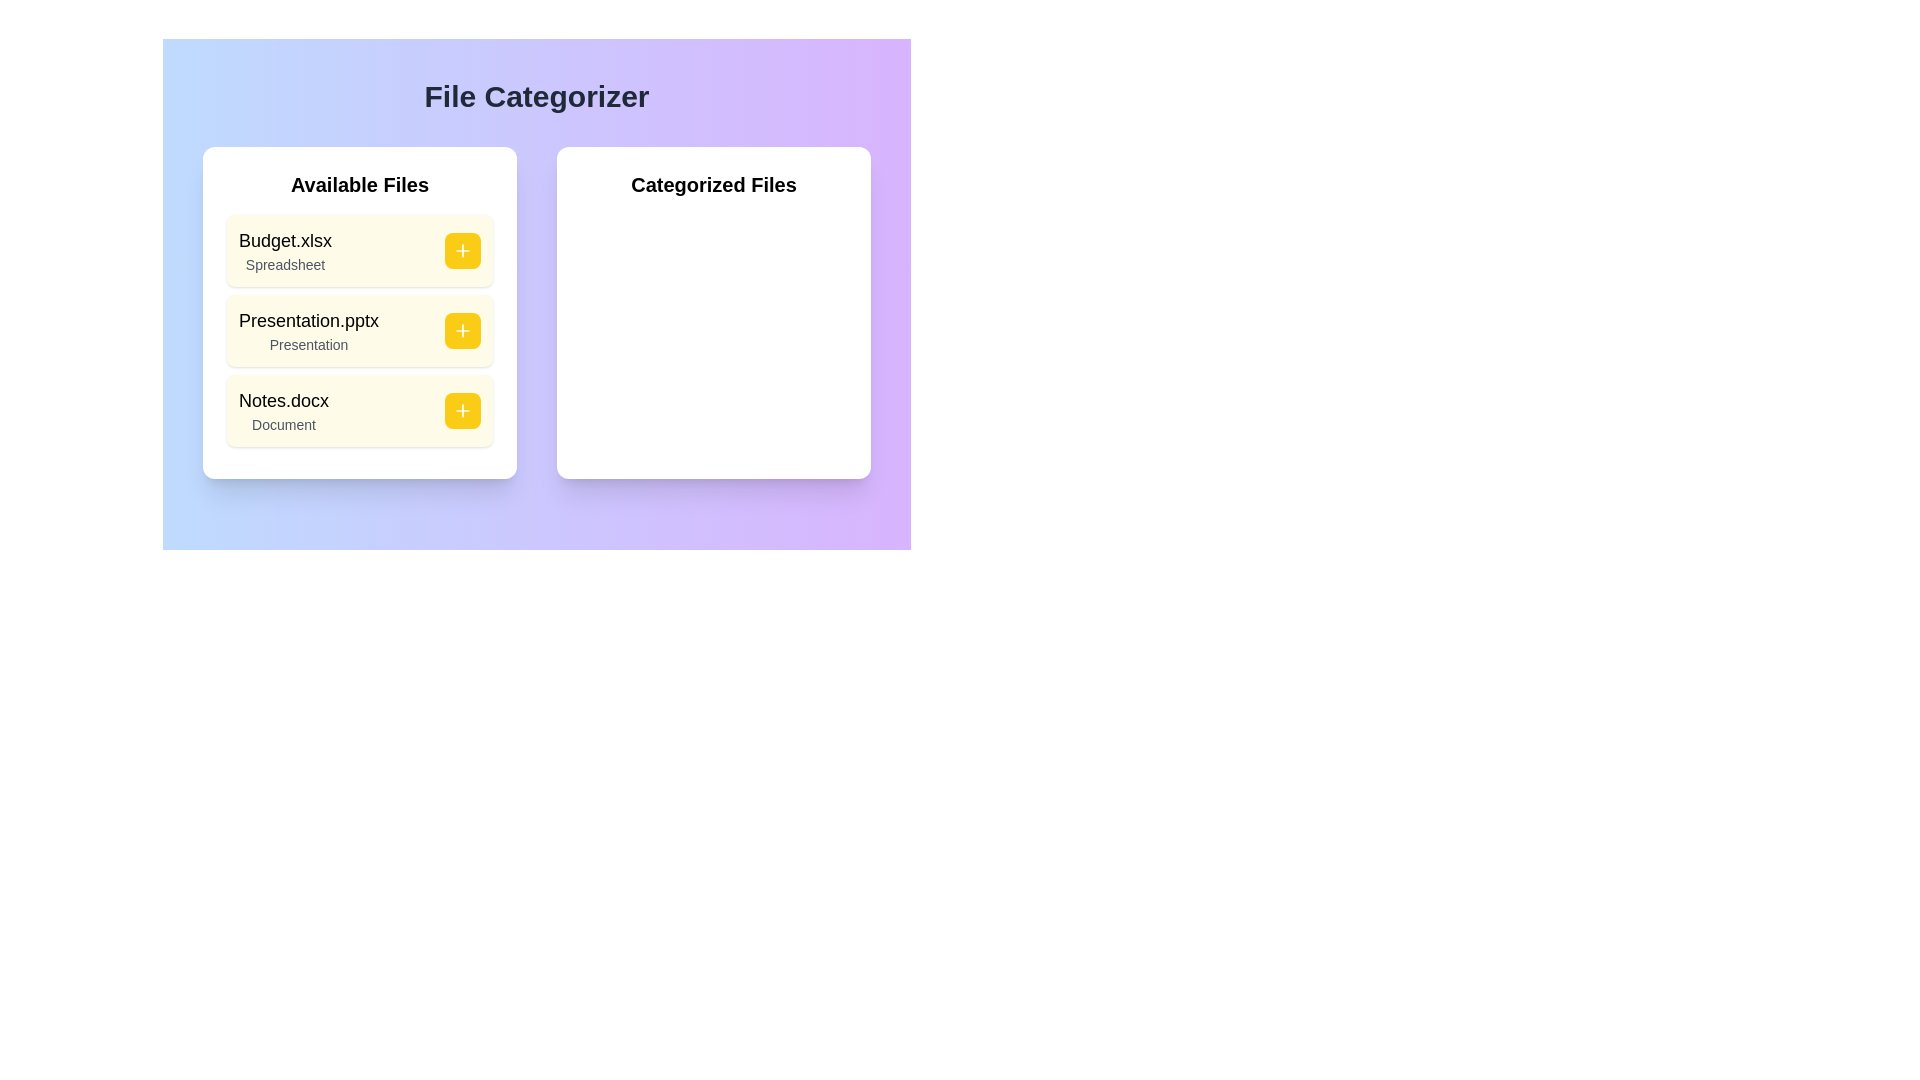 This screenshot has height=1080, width=1920. Describe the element at coordinates (461, 330) in the screenshot. I see `the interactive button next to the file name 'Presentation.pptx'` at that location.